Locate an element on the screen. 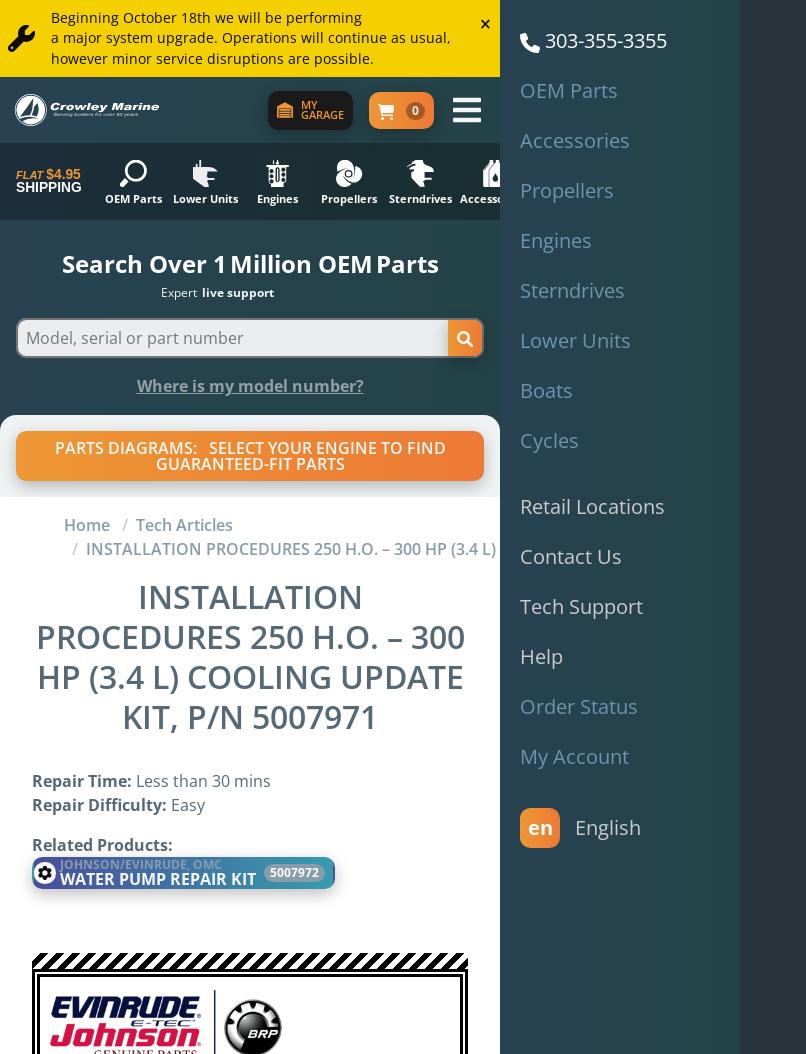  'Add to Garage' is located at coordinates (177, 434).